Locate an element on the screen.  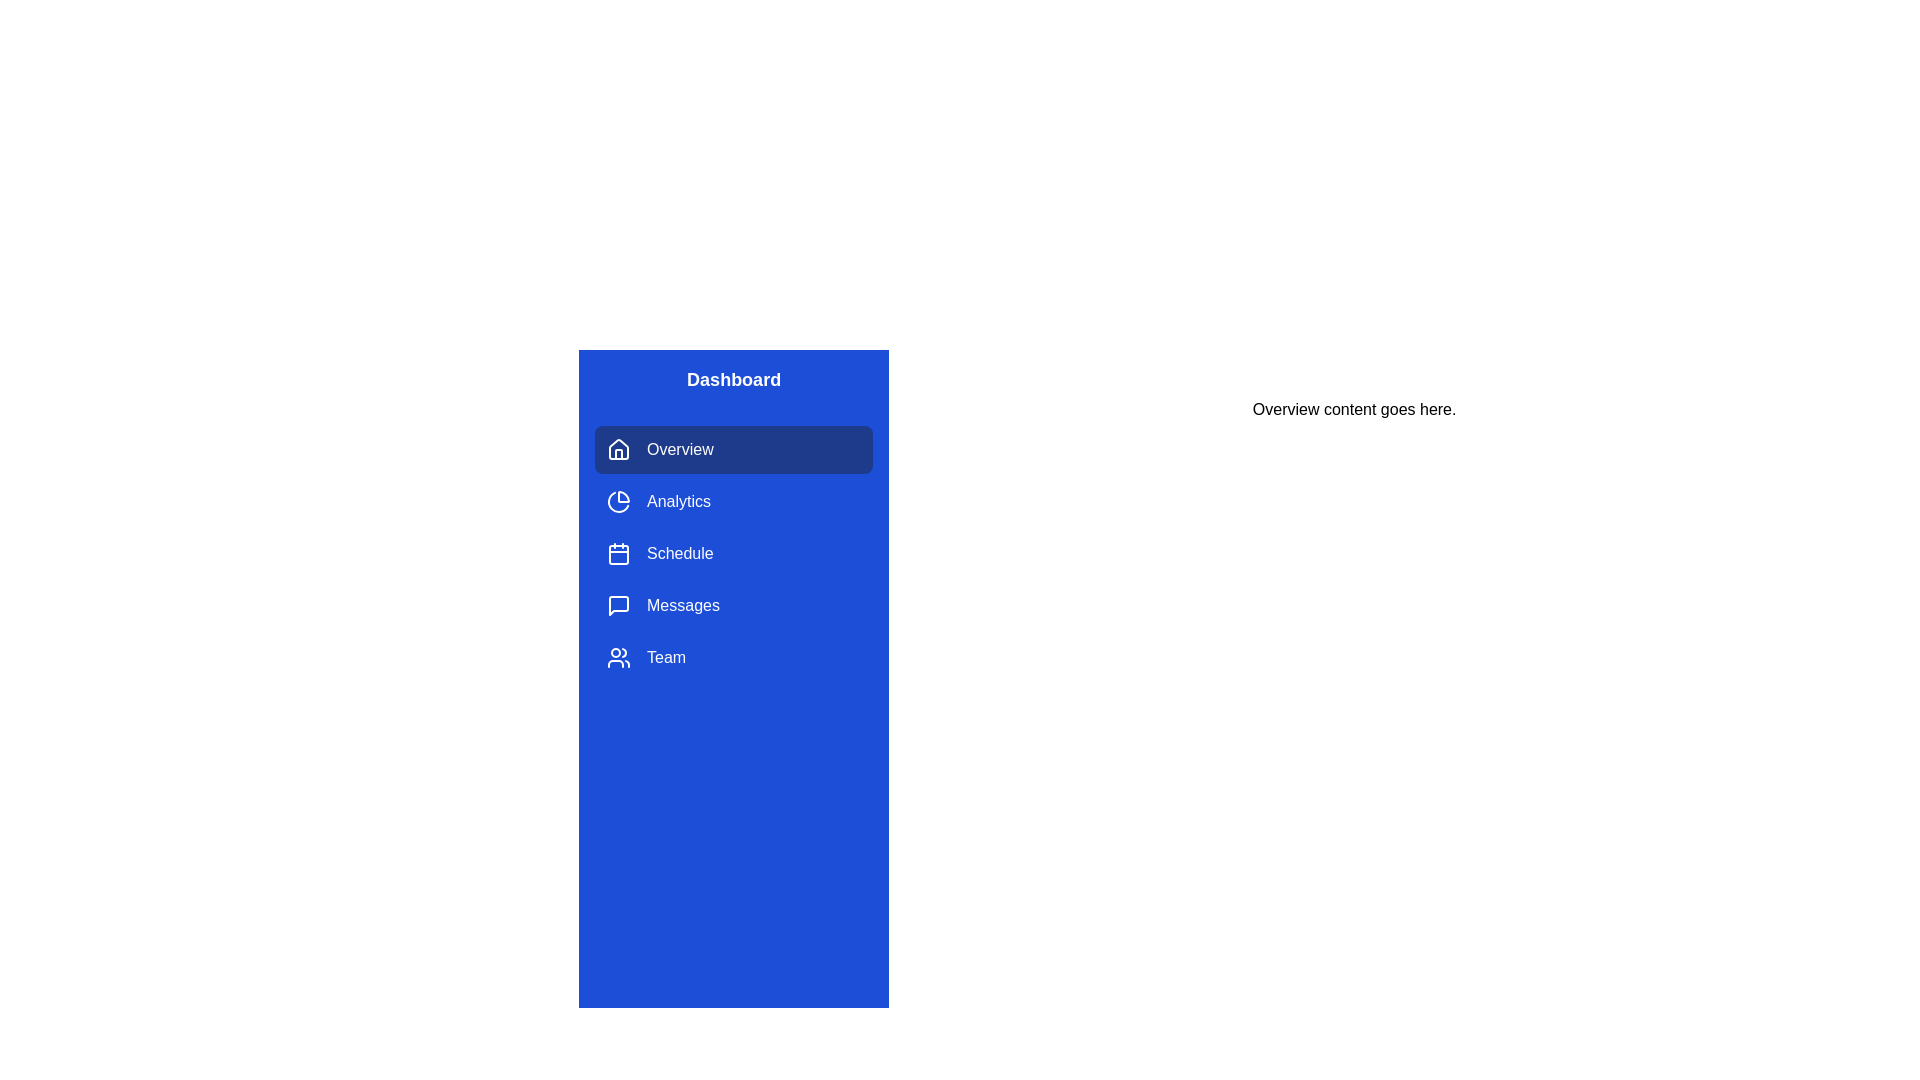
the 'Overview' icon located in the left sidebar of the interface, which serves as a graphical marker for the associated button is located at coordinates (618, 450).